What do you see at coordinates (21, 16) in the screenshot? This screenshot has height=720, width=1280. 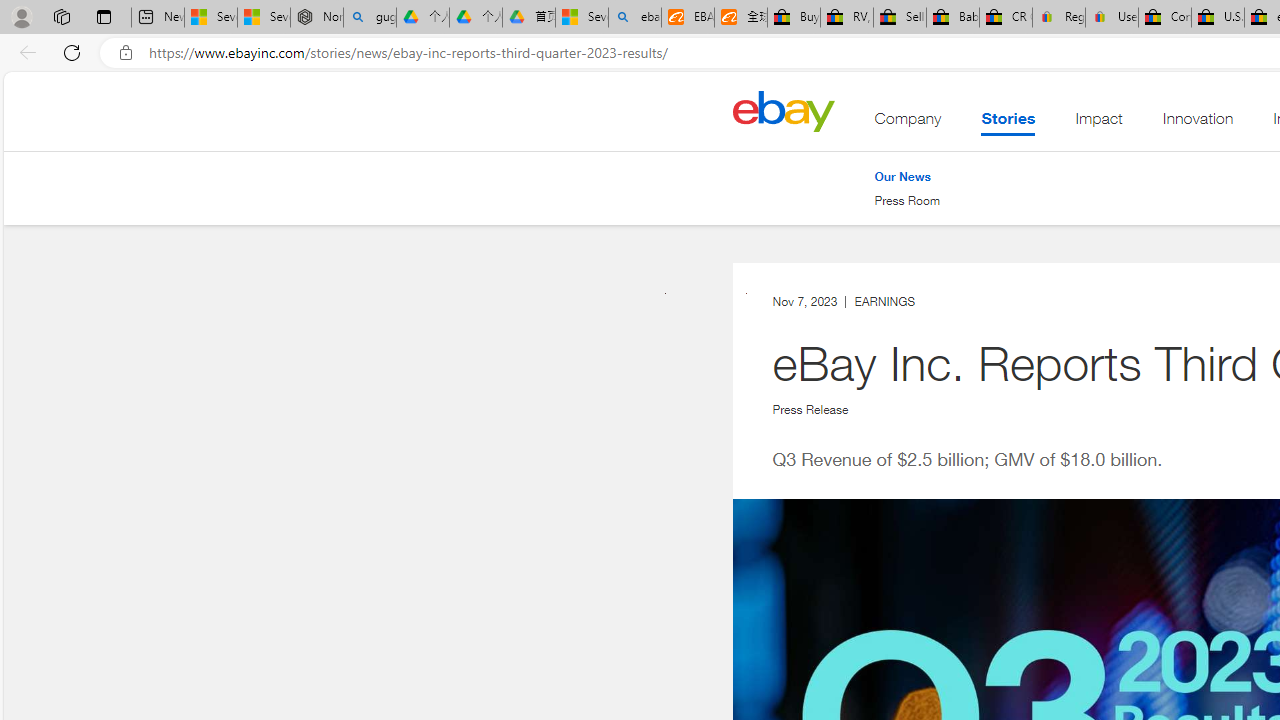 I see `'Personal Profile'` at bounding box center [21, 16].